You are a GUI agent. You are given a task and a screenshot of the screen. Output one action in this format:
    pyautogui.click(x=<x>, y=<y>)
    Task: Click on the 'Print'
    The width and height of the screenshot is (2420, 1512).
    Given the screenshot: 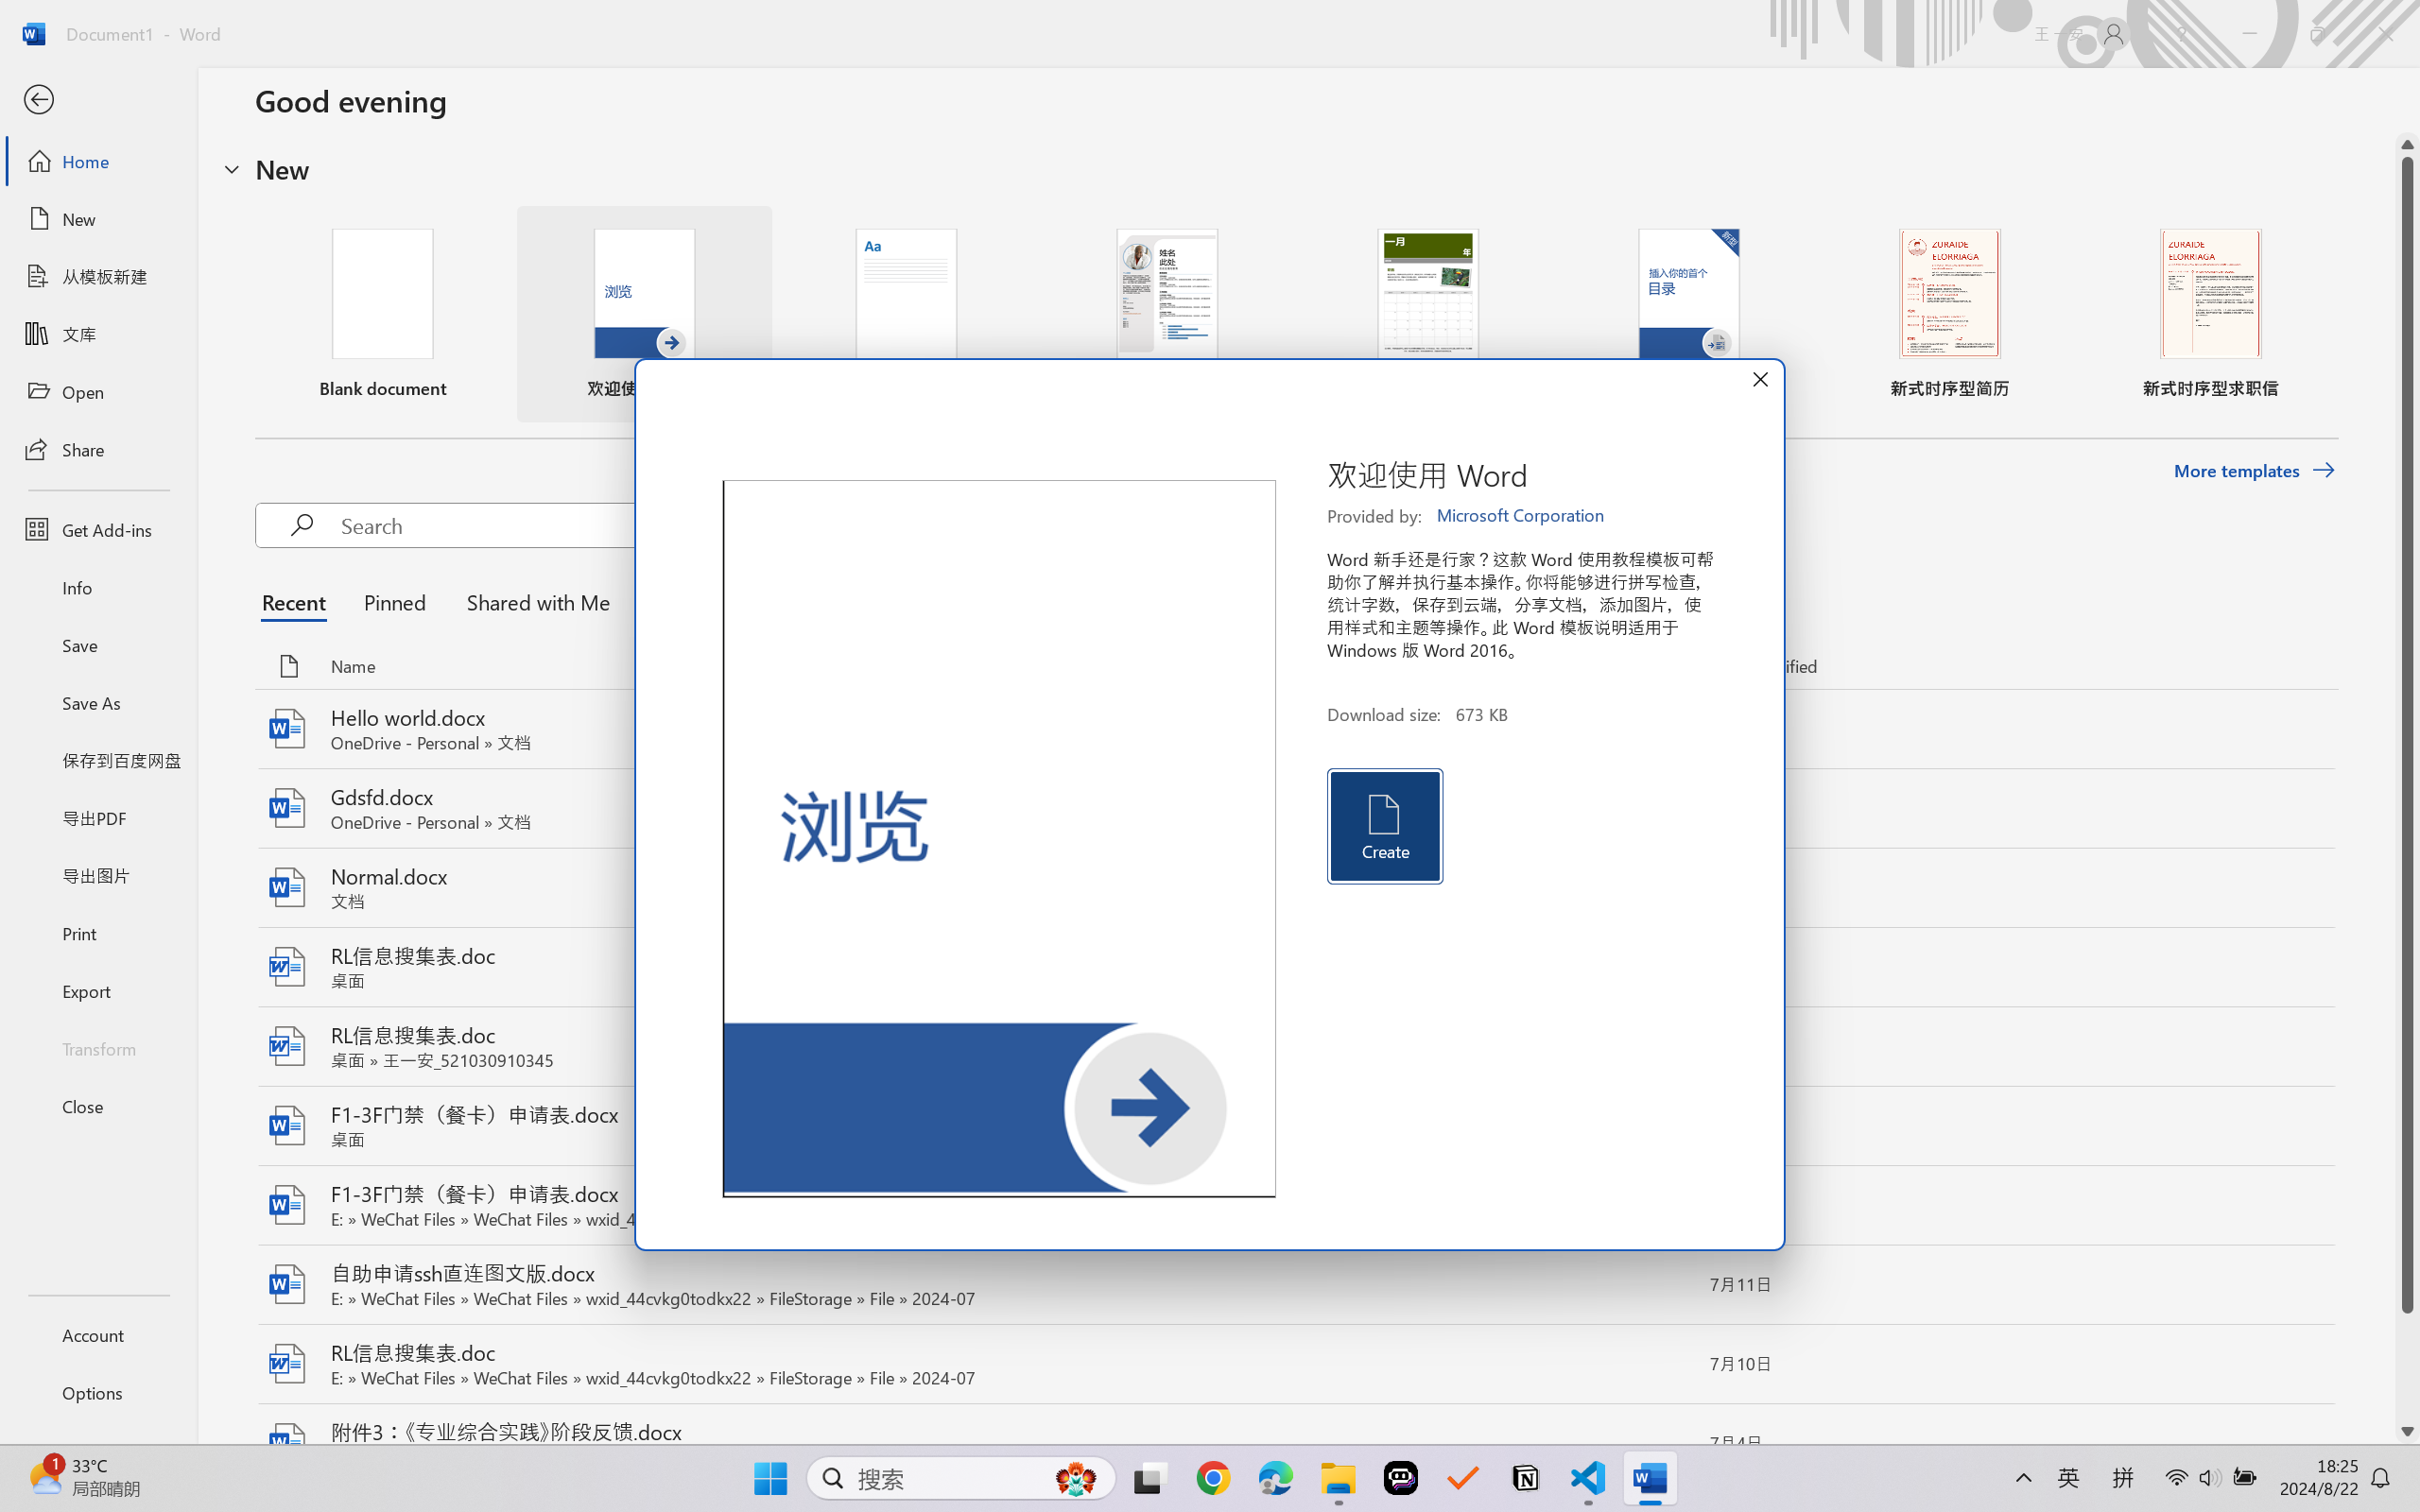 What is the action you would take?
    pyautogui.click(x=97, y=933)
    